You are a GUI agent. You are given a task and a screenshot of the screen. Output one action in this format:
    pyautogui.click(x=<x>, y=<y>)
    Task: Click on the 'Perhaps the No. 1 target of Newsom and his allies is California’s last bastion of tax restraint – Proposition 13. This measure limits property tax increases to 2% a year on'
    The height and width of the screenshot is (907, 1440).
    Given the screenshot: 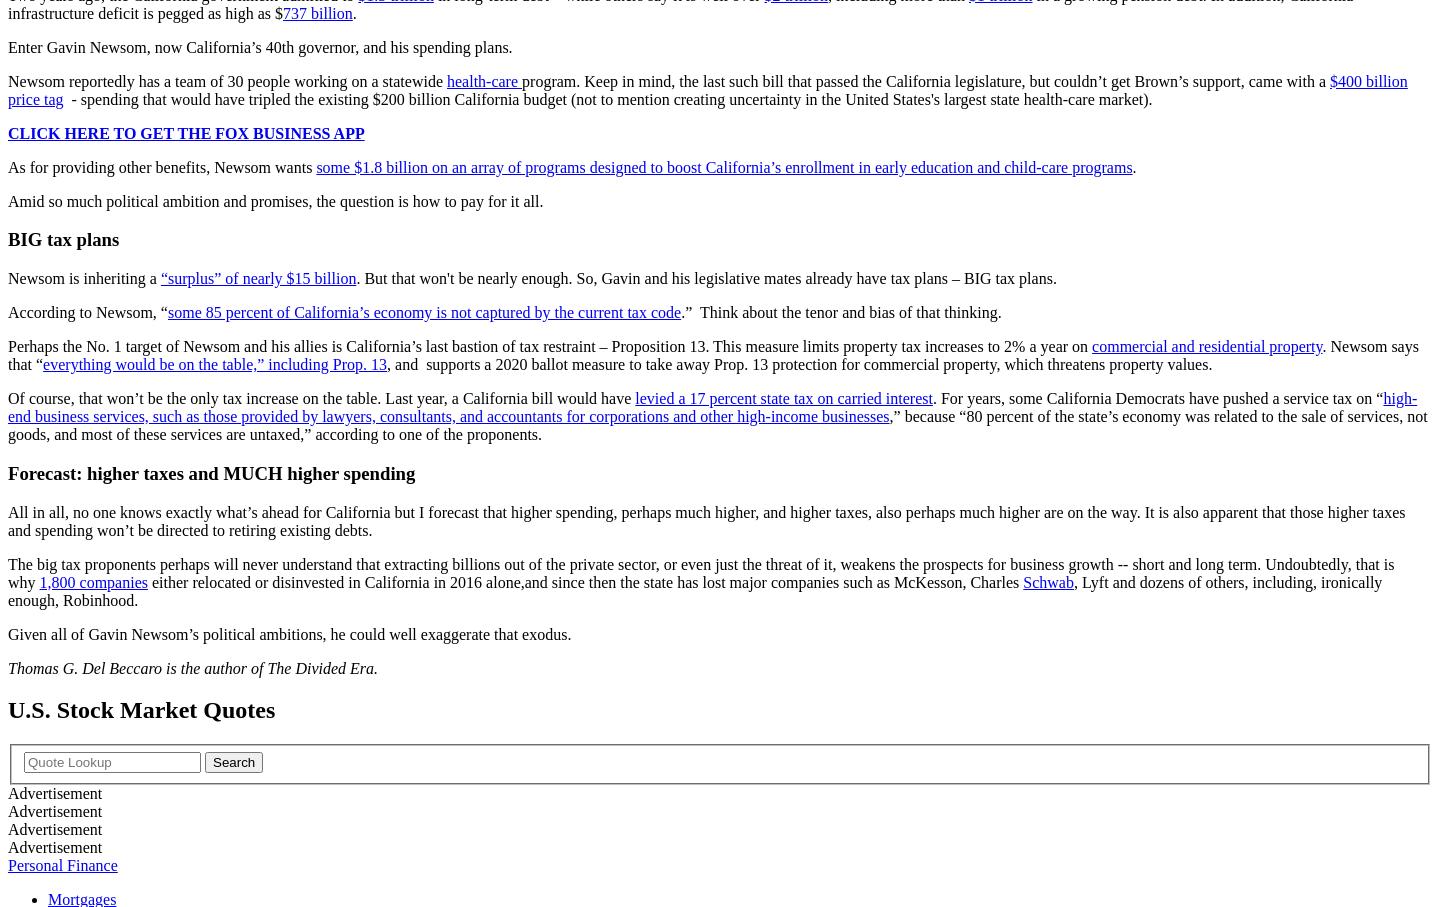 What is the action you would take?
    pyautogui.click(x=549, y=345)
    